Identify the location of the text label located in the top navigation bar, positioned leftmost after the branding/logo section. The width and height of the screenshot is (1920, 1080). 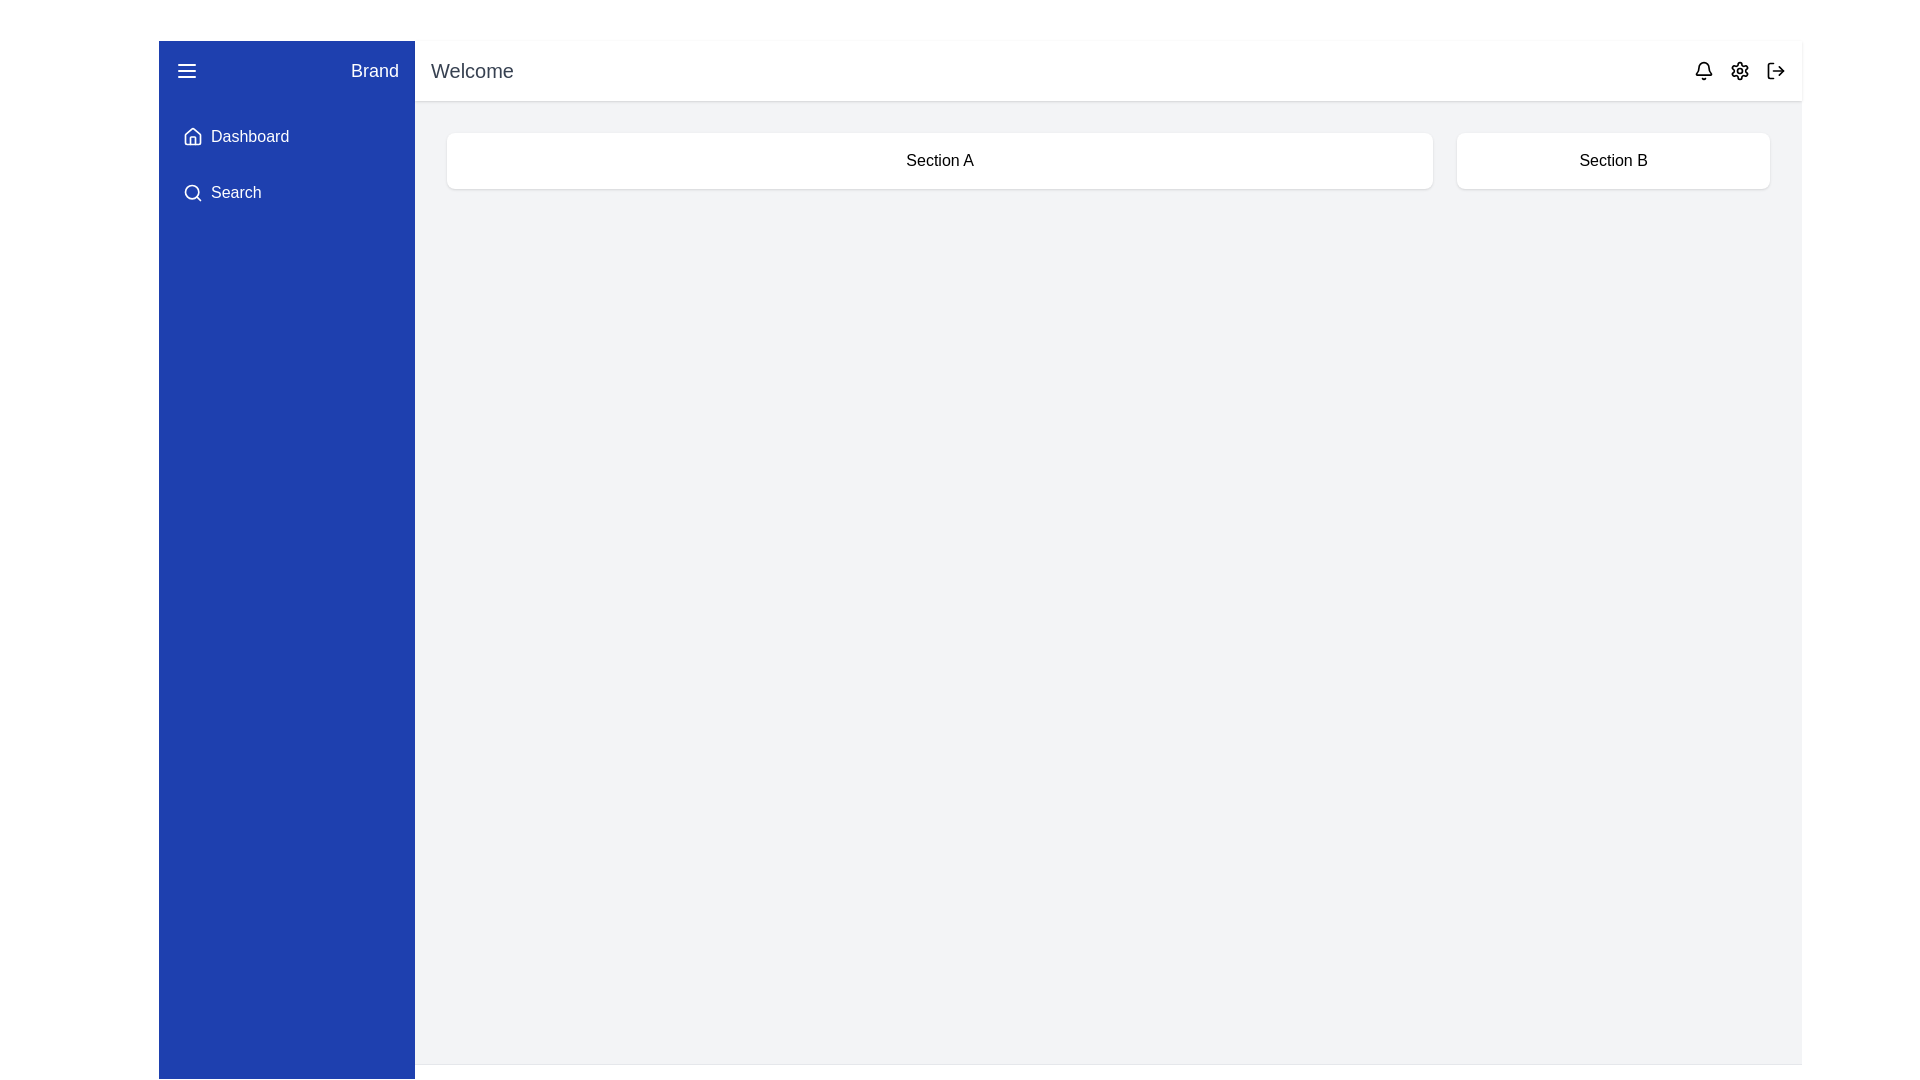
(471, 69).